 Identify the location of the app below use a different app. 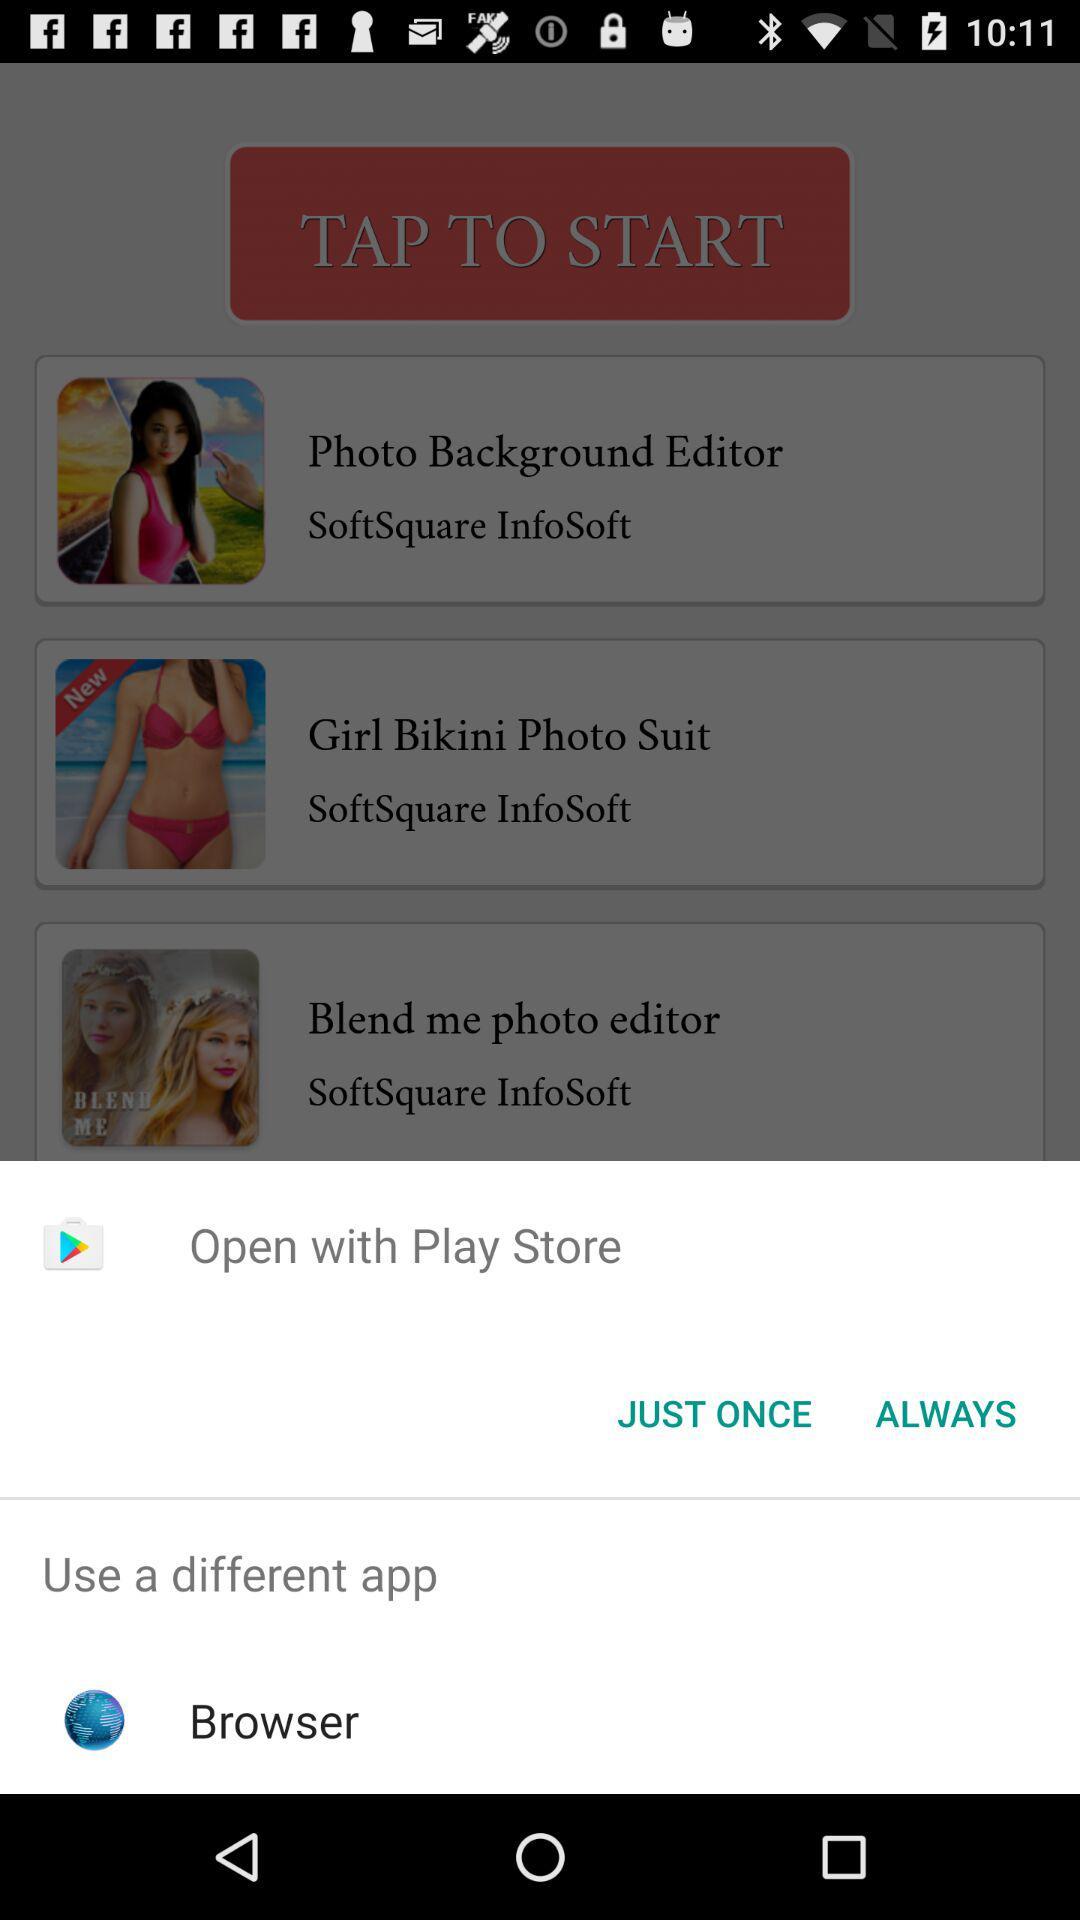
(274, 1719).